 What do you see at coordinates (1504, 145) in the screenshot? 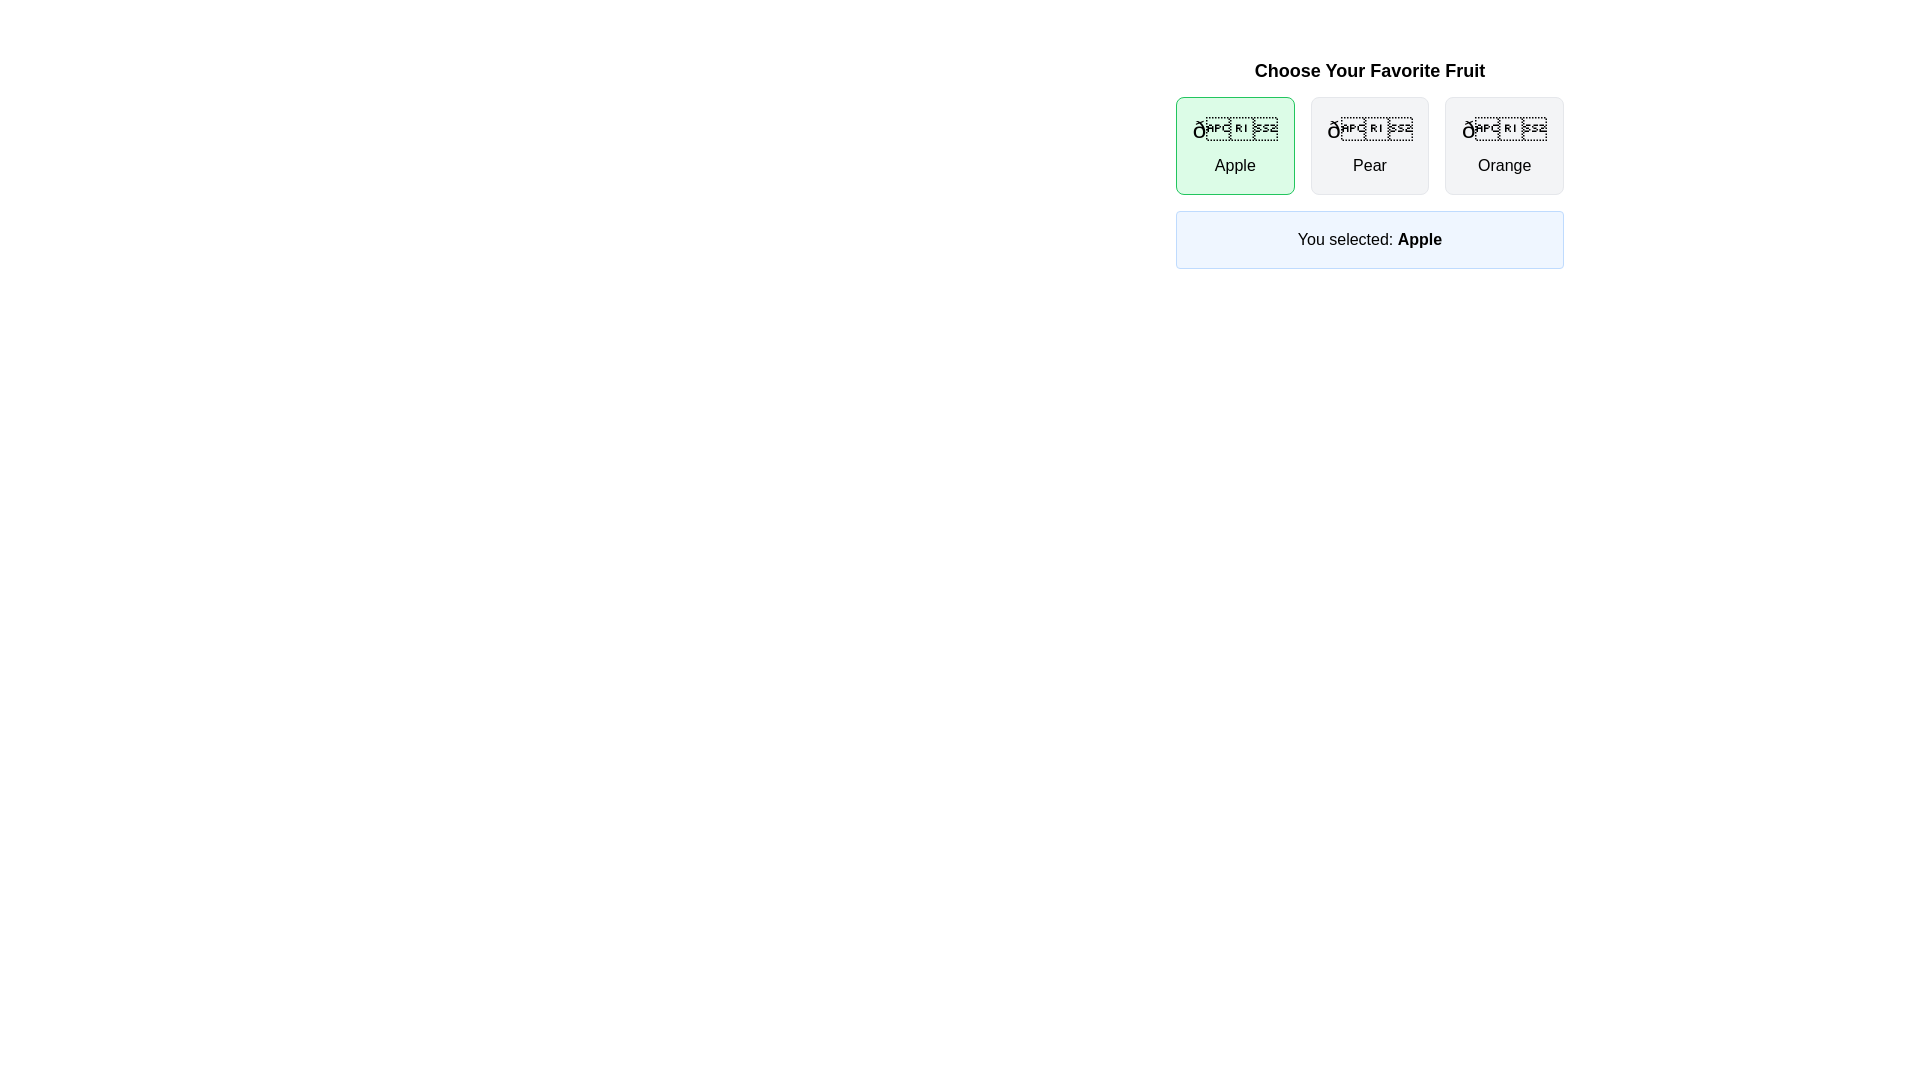
I see `the 'Orange' selectable button, which is a rounded rectangle with an orange fruit emoji and the label 'Orange' below it` at bounding box center [1504, 145].